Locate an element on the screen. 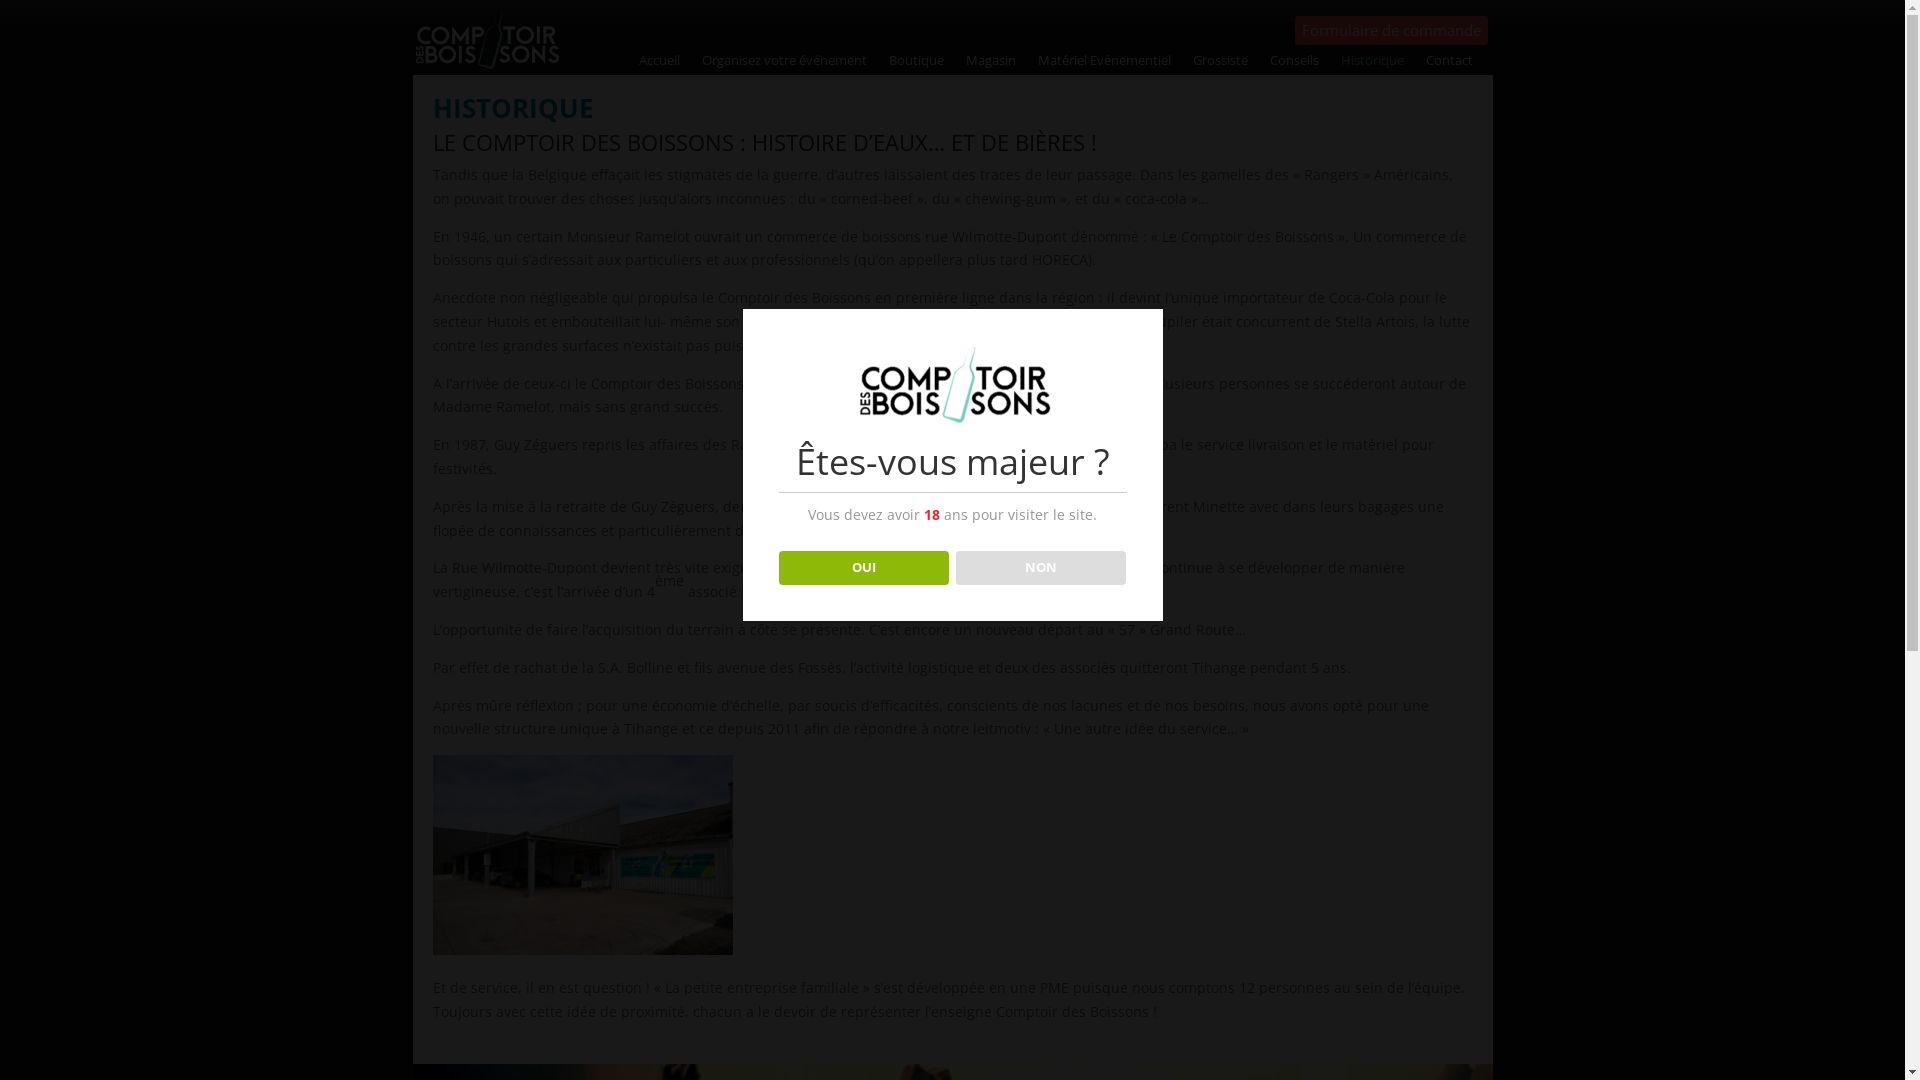 Image resolution: width=1920 pixels, height=1080 pixels. 'Formulaire de commande' is located at coordinates (1294, 30).